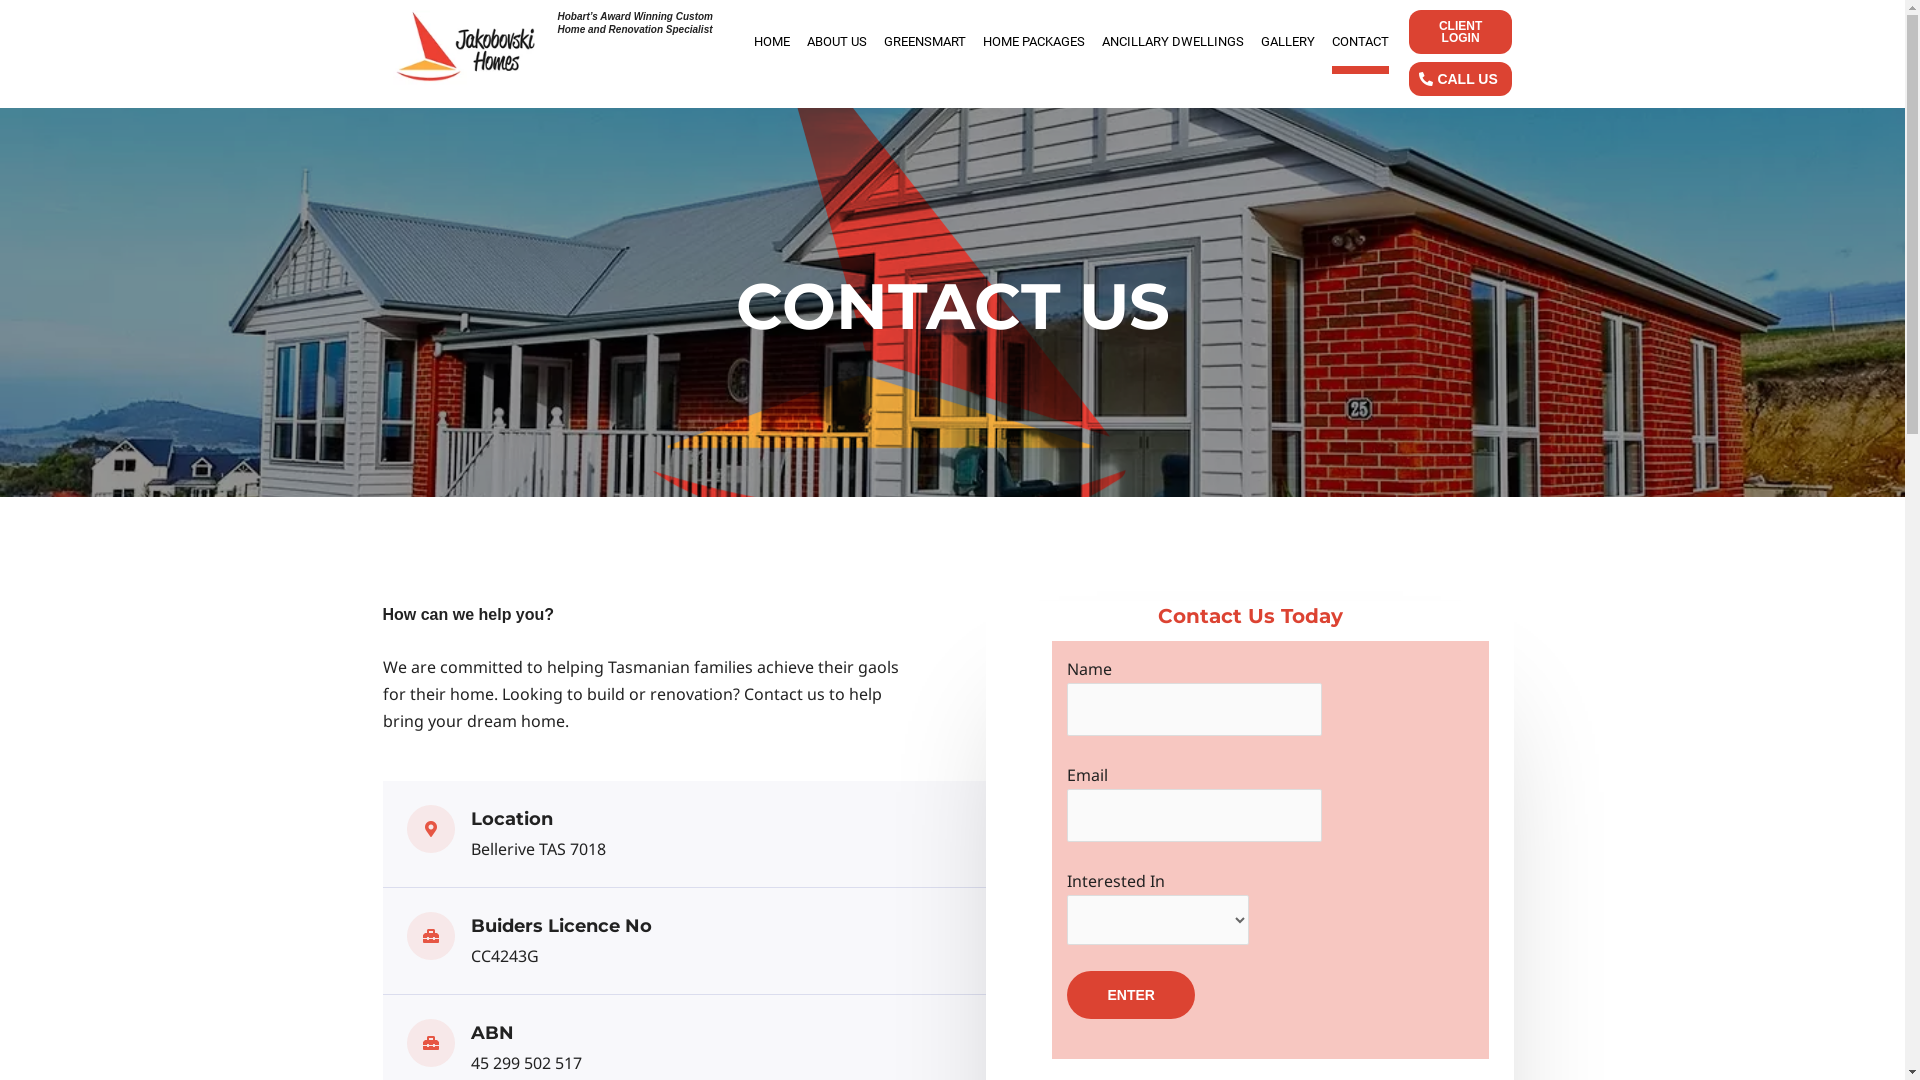 This screenshot has height=1080, width=1920. I want to click on 'CALL US', so click(1459, 77).